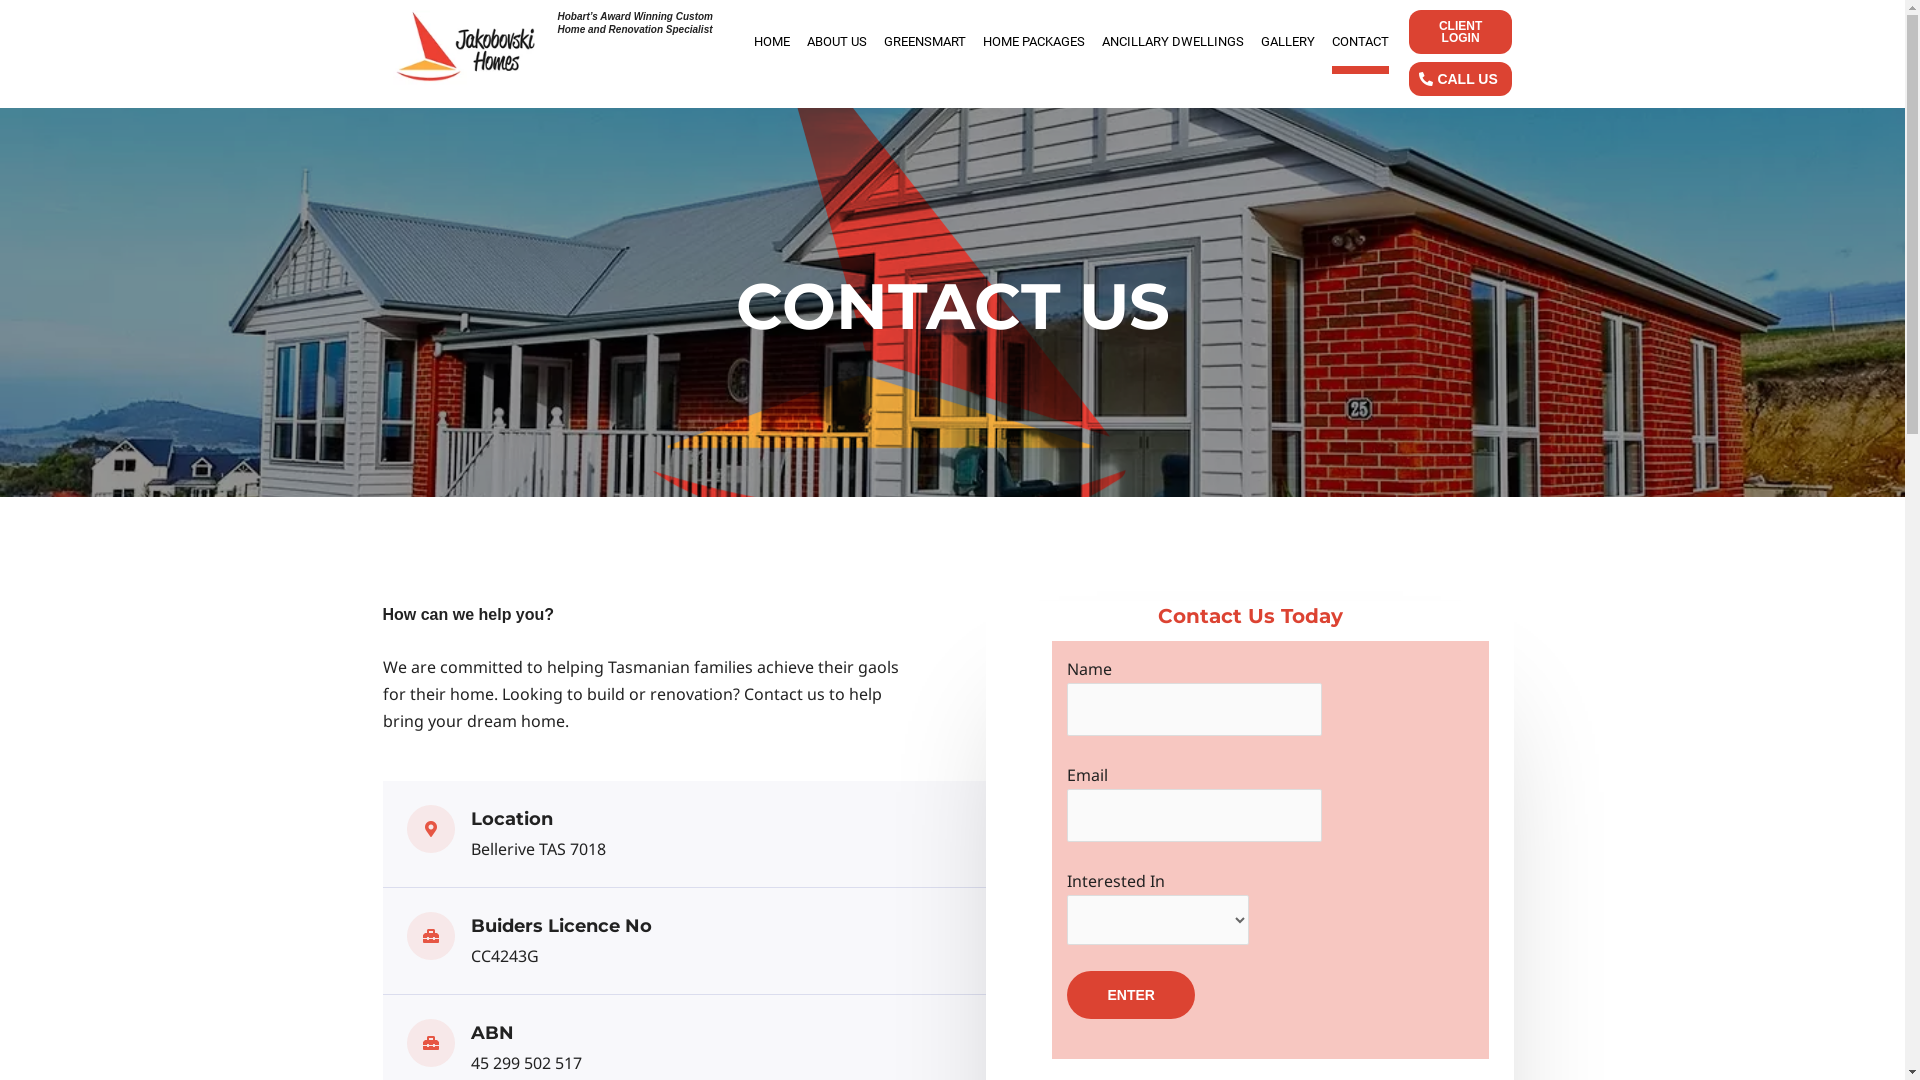 This screenshot has height=1080, width=1920. I want to click on 'CALL US', so click(1459, 77).